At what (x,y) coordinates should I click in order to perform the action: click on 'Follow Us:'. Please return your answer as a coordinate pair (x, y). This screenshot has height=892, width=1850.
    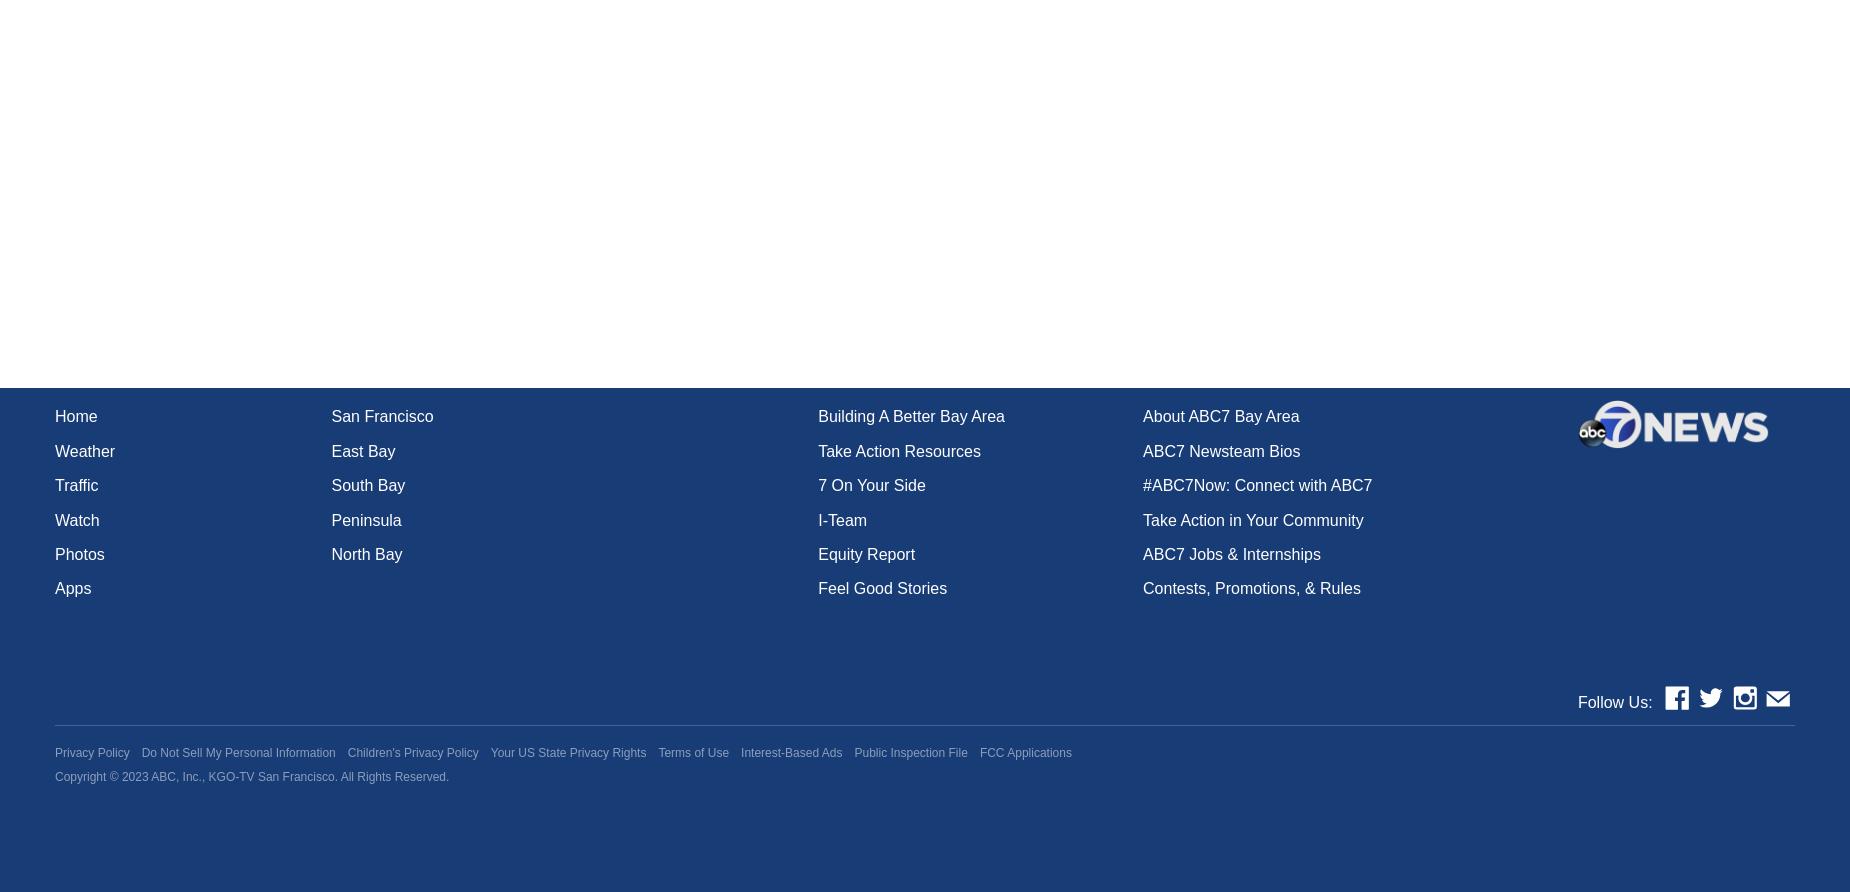
    Looking at the image, I should click on (1614, 702).